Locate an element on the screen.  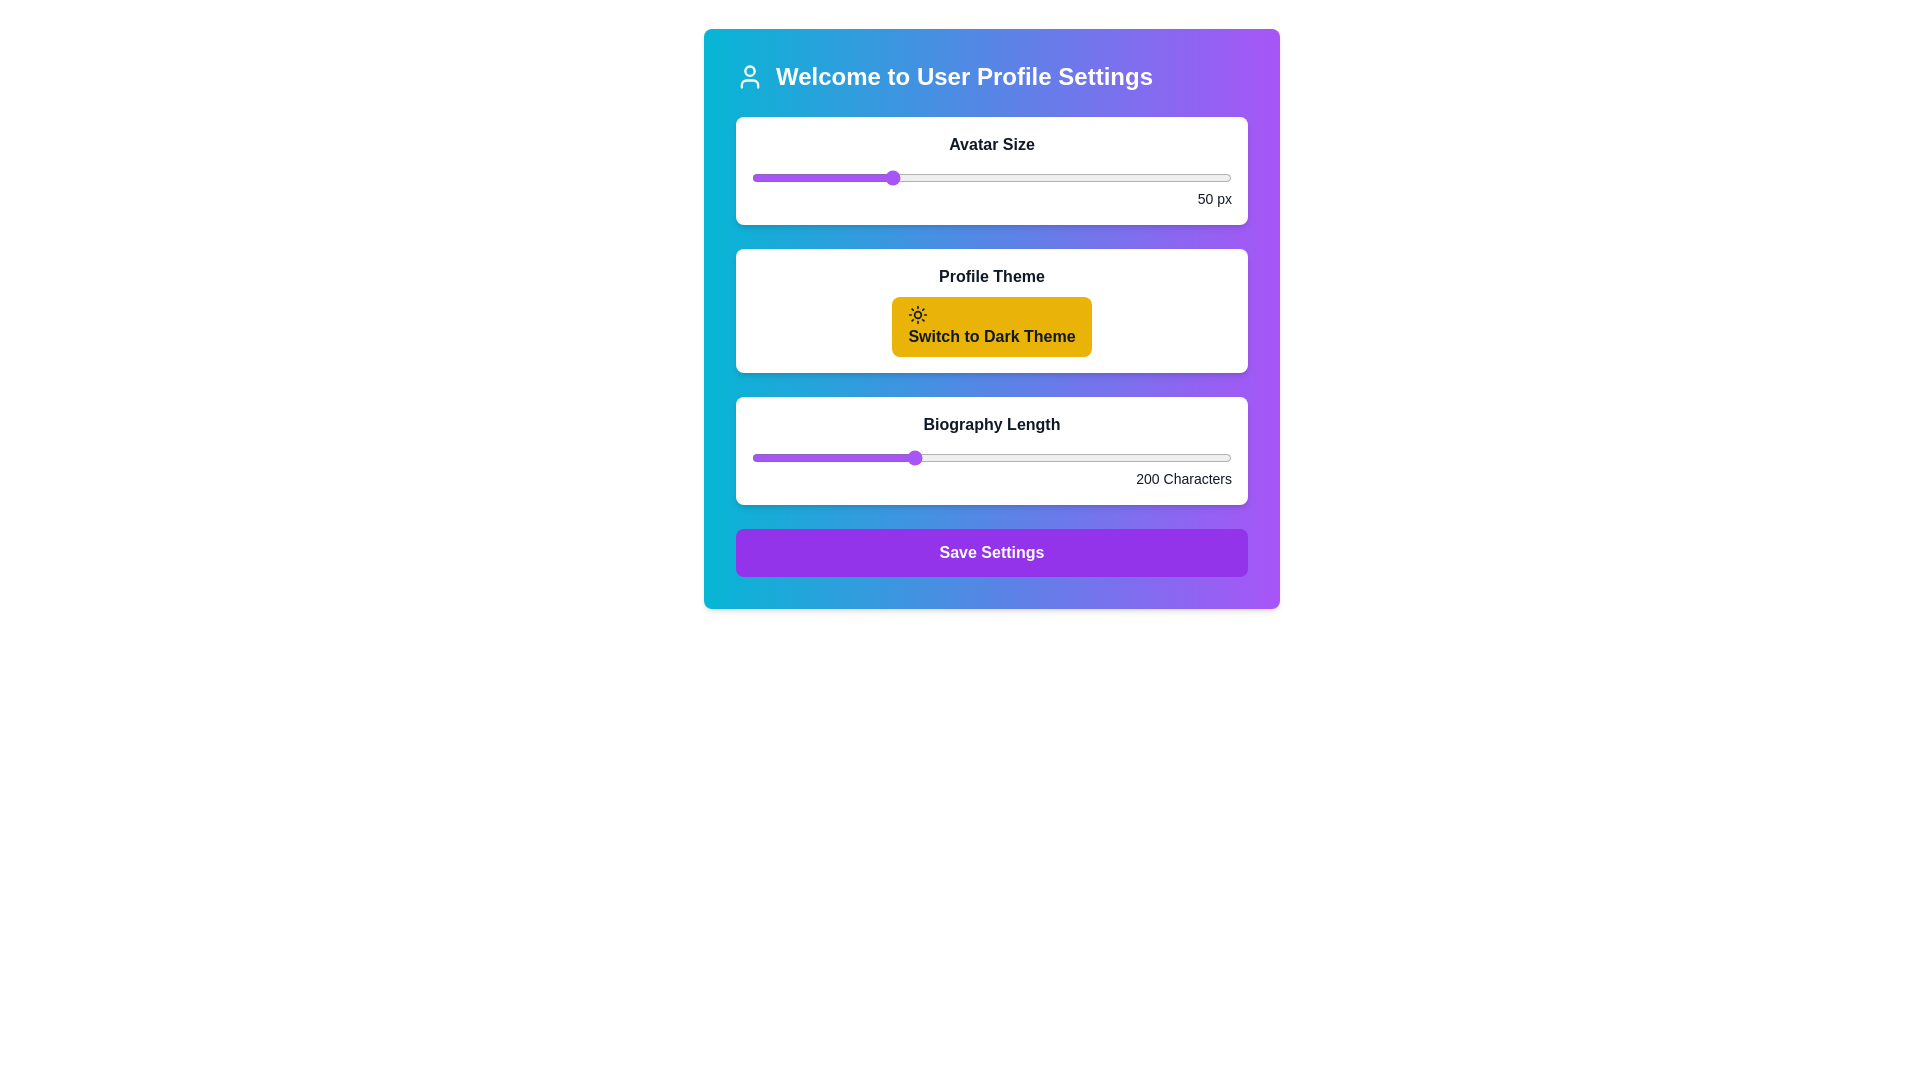
the SVG Circle element that visually complements the user icon, located at the top-left of the application's interface, part of the head shape is located at coordinates (748, 69).